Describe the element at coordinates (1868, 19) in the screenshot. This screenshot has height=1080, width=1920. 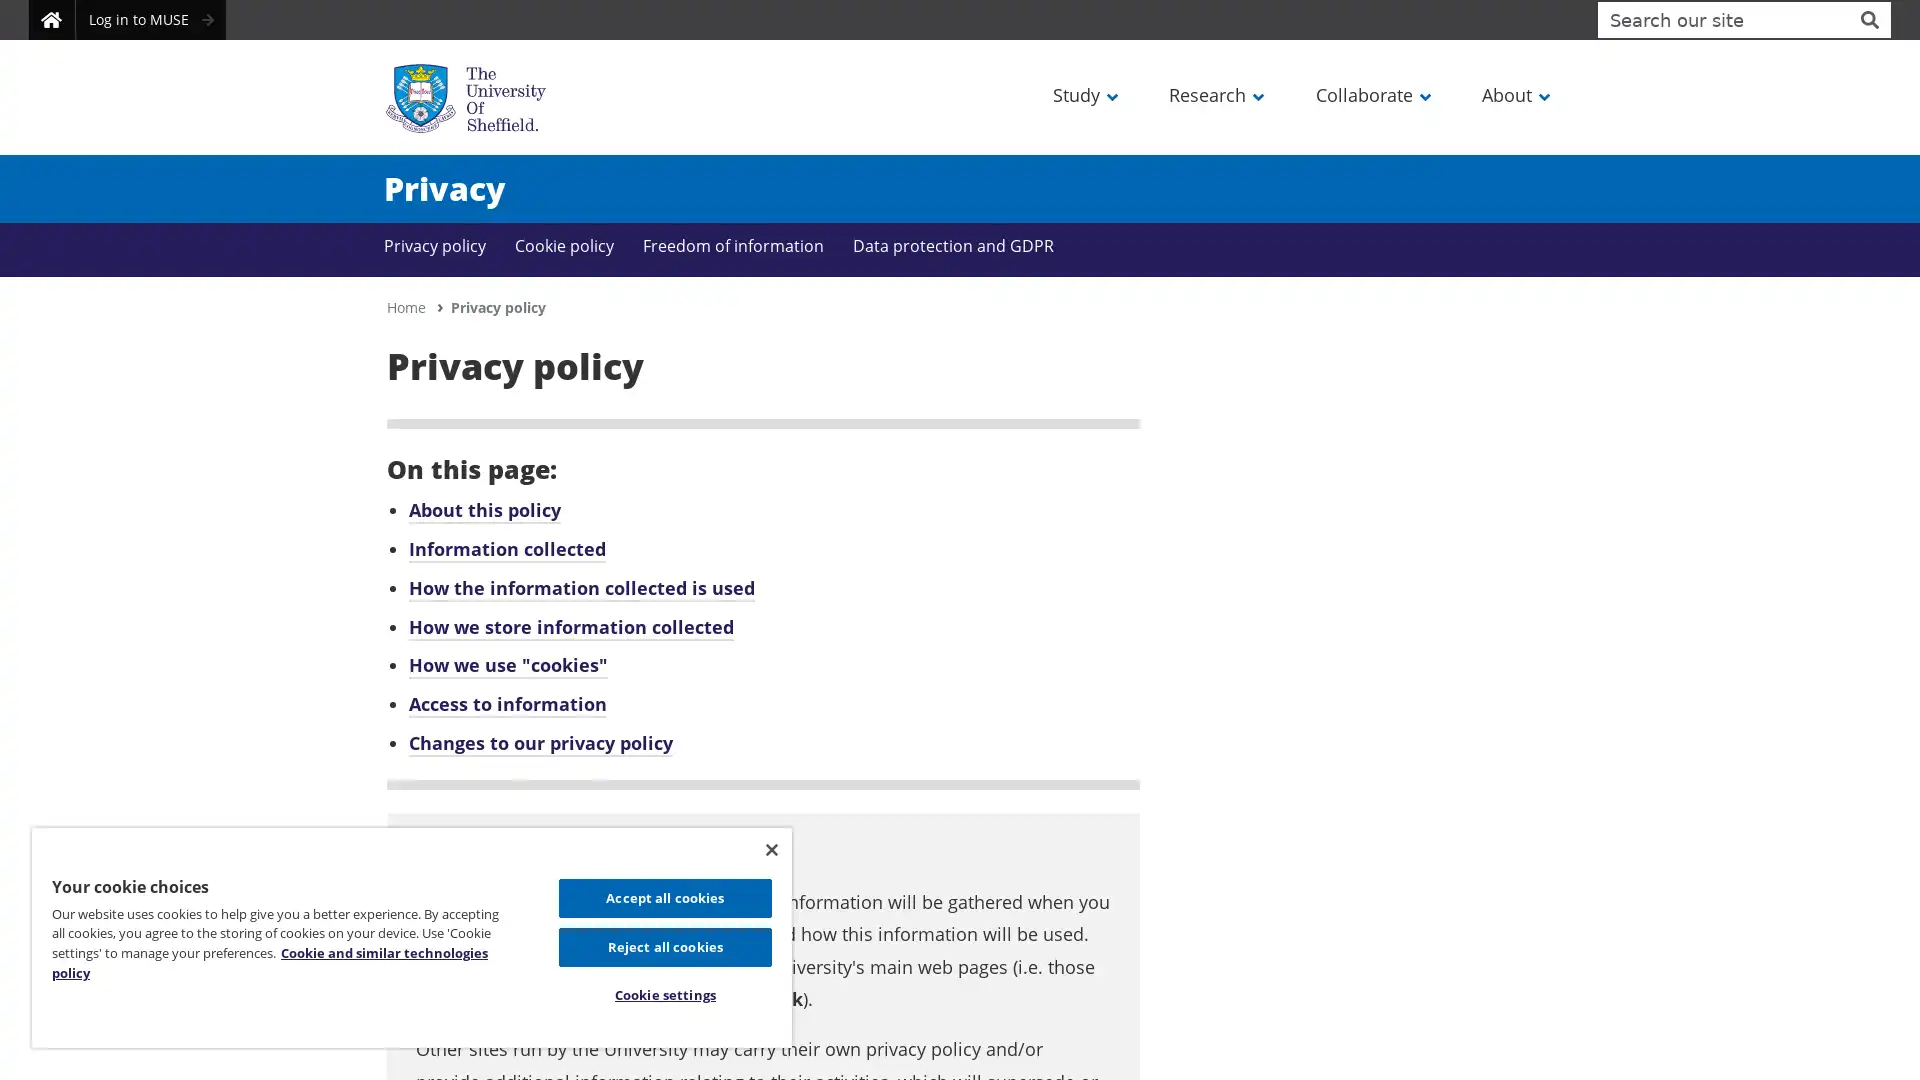
I see `Site search` at that location.